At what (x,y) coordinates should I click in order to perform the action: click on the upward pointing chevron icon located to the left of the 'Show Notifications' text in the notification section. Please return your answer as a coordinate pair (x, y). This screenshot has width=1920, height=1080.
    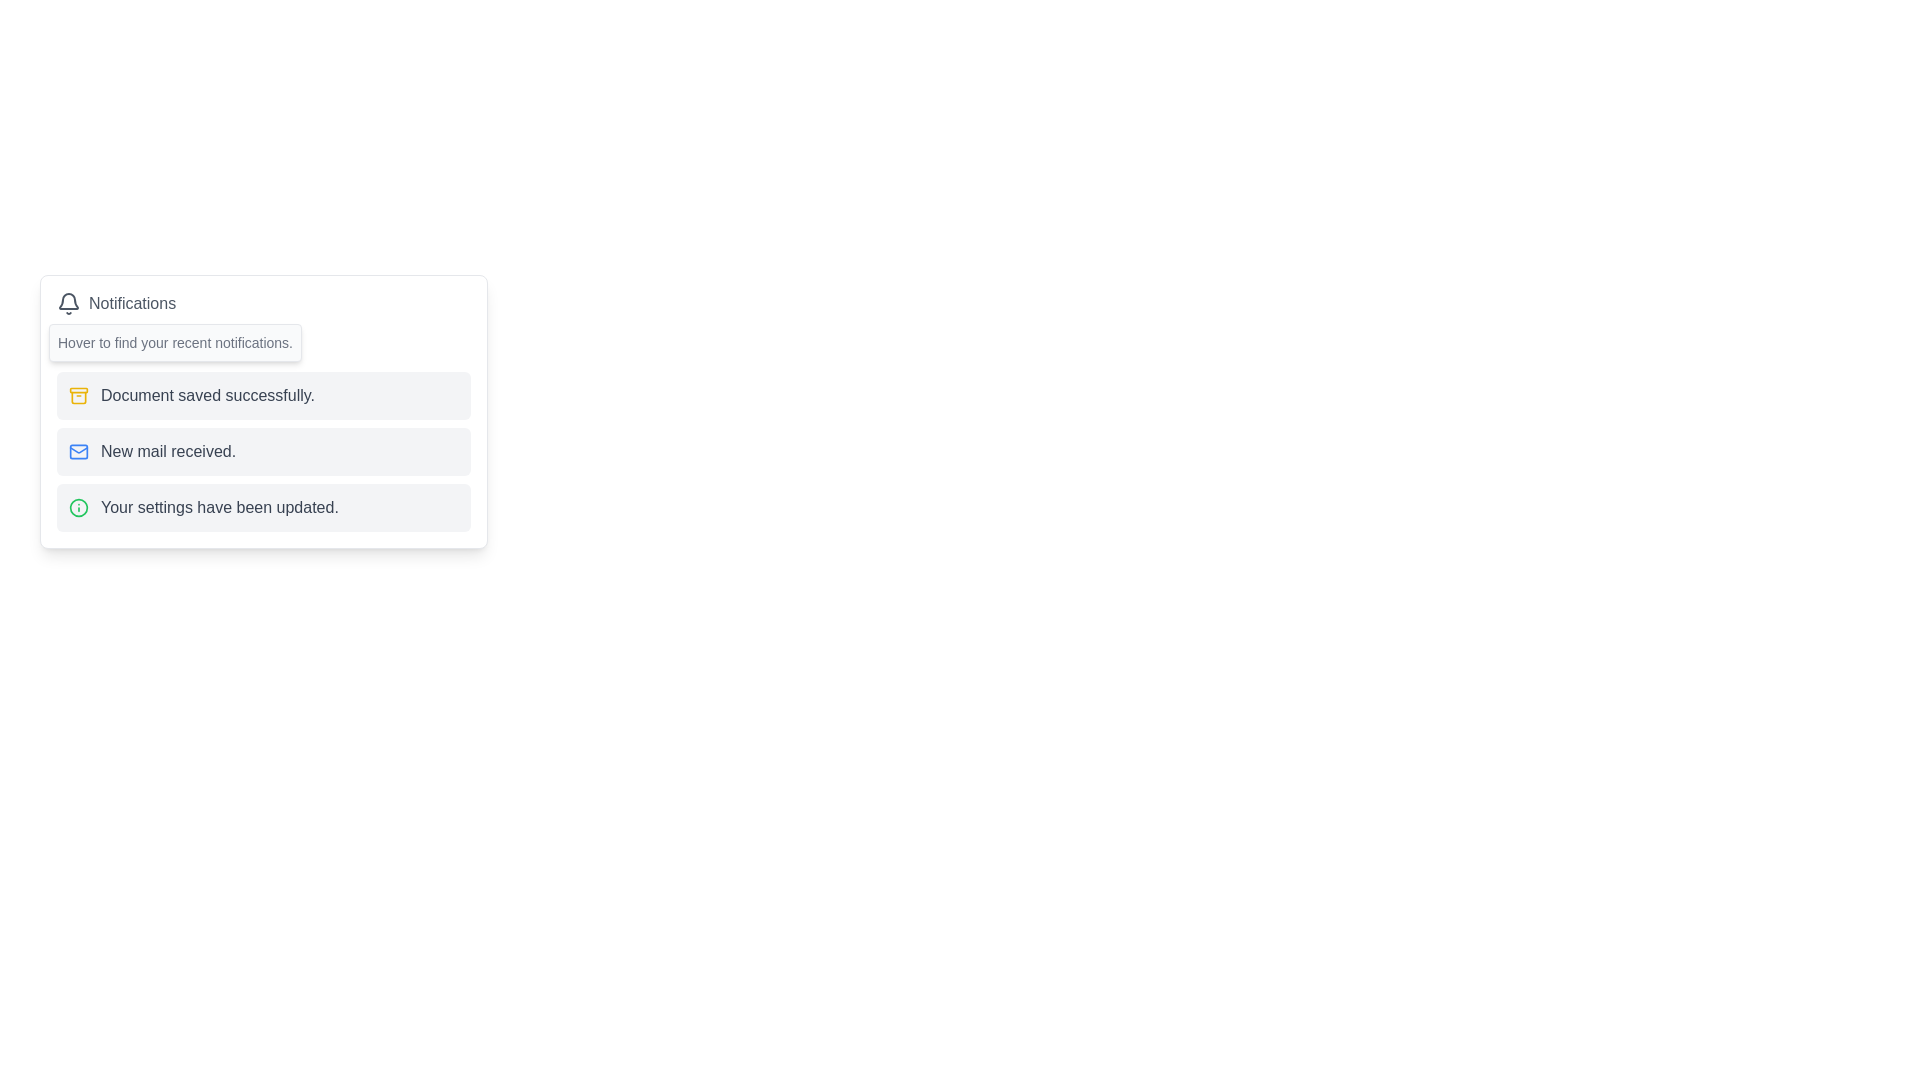
    Looking at the image, I should click on (68, 342).